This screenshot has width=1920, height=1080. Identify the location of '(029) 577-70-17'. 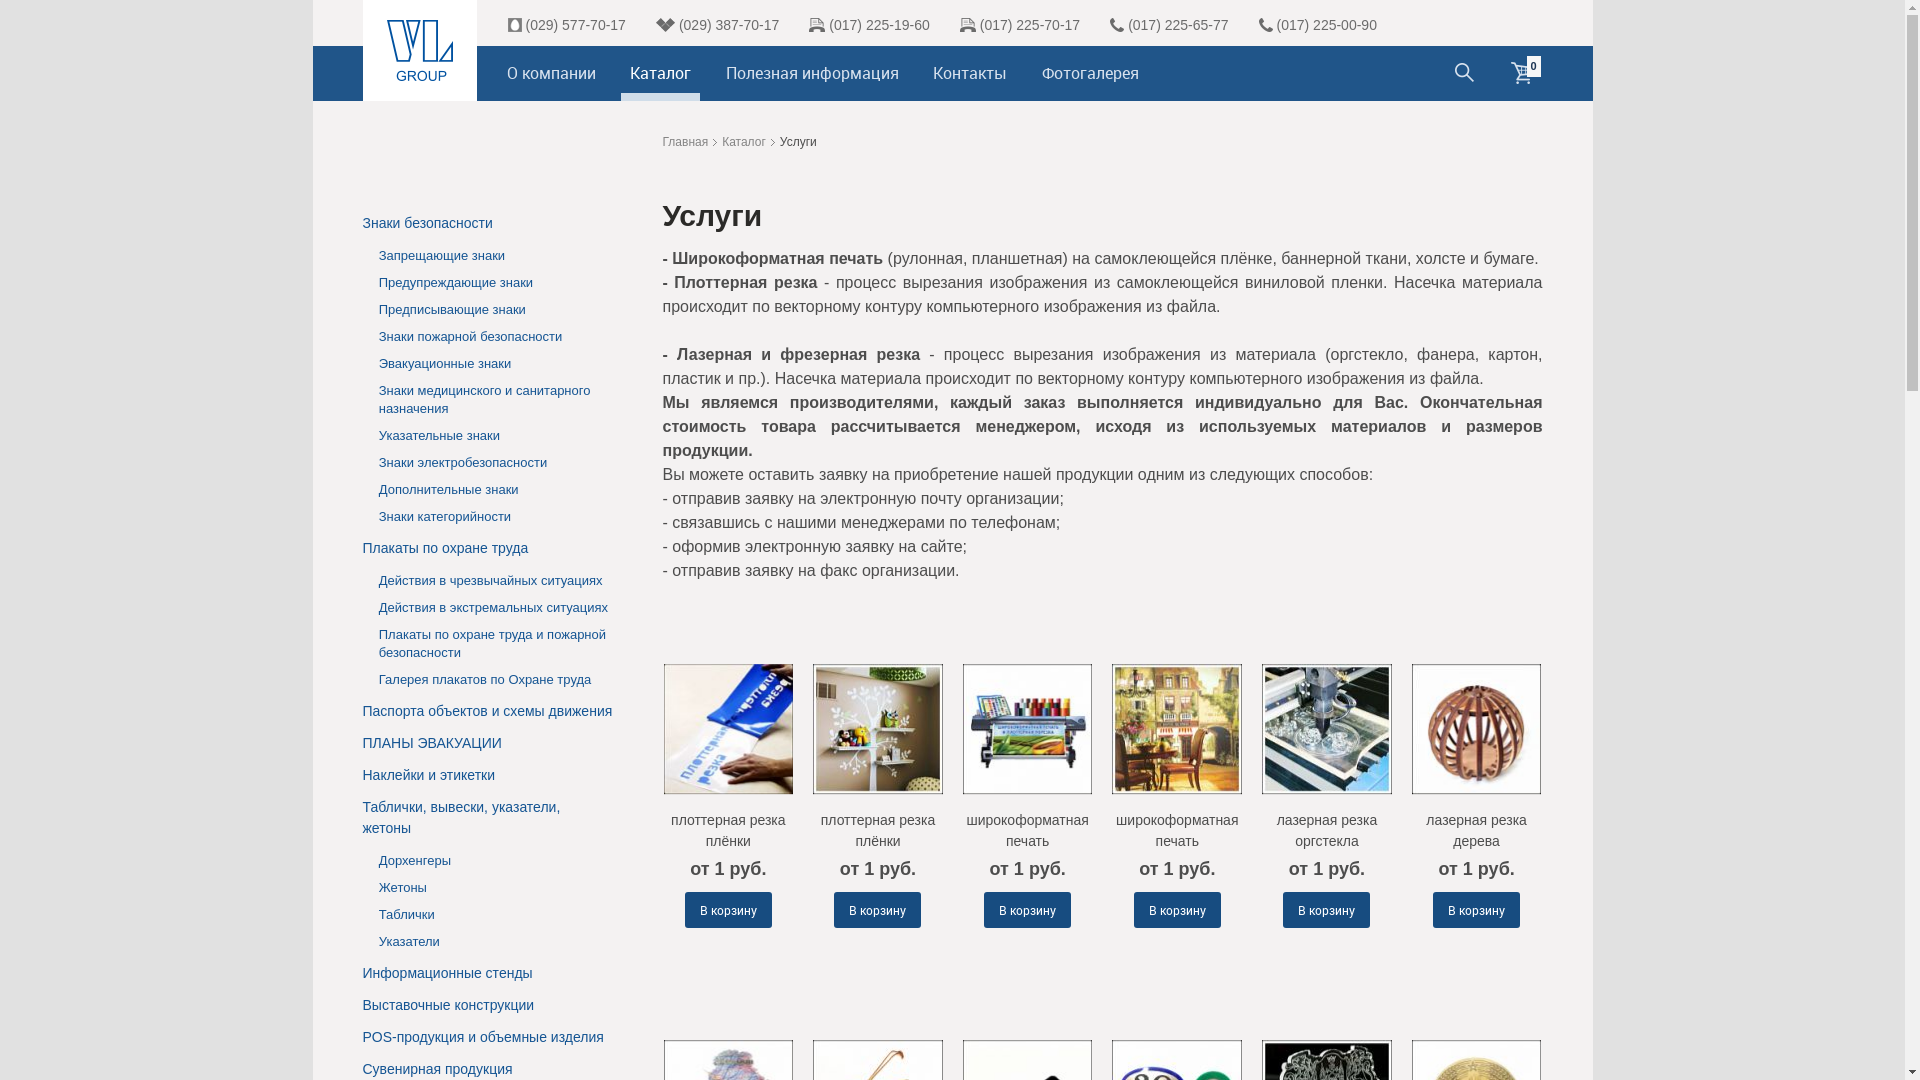
(526, 24).